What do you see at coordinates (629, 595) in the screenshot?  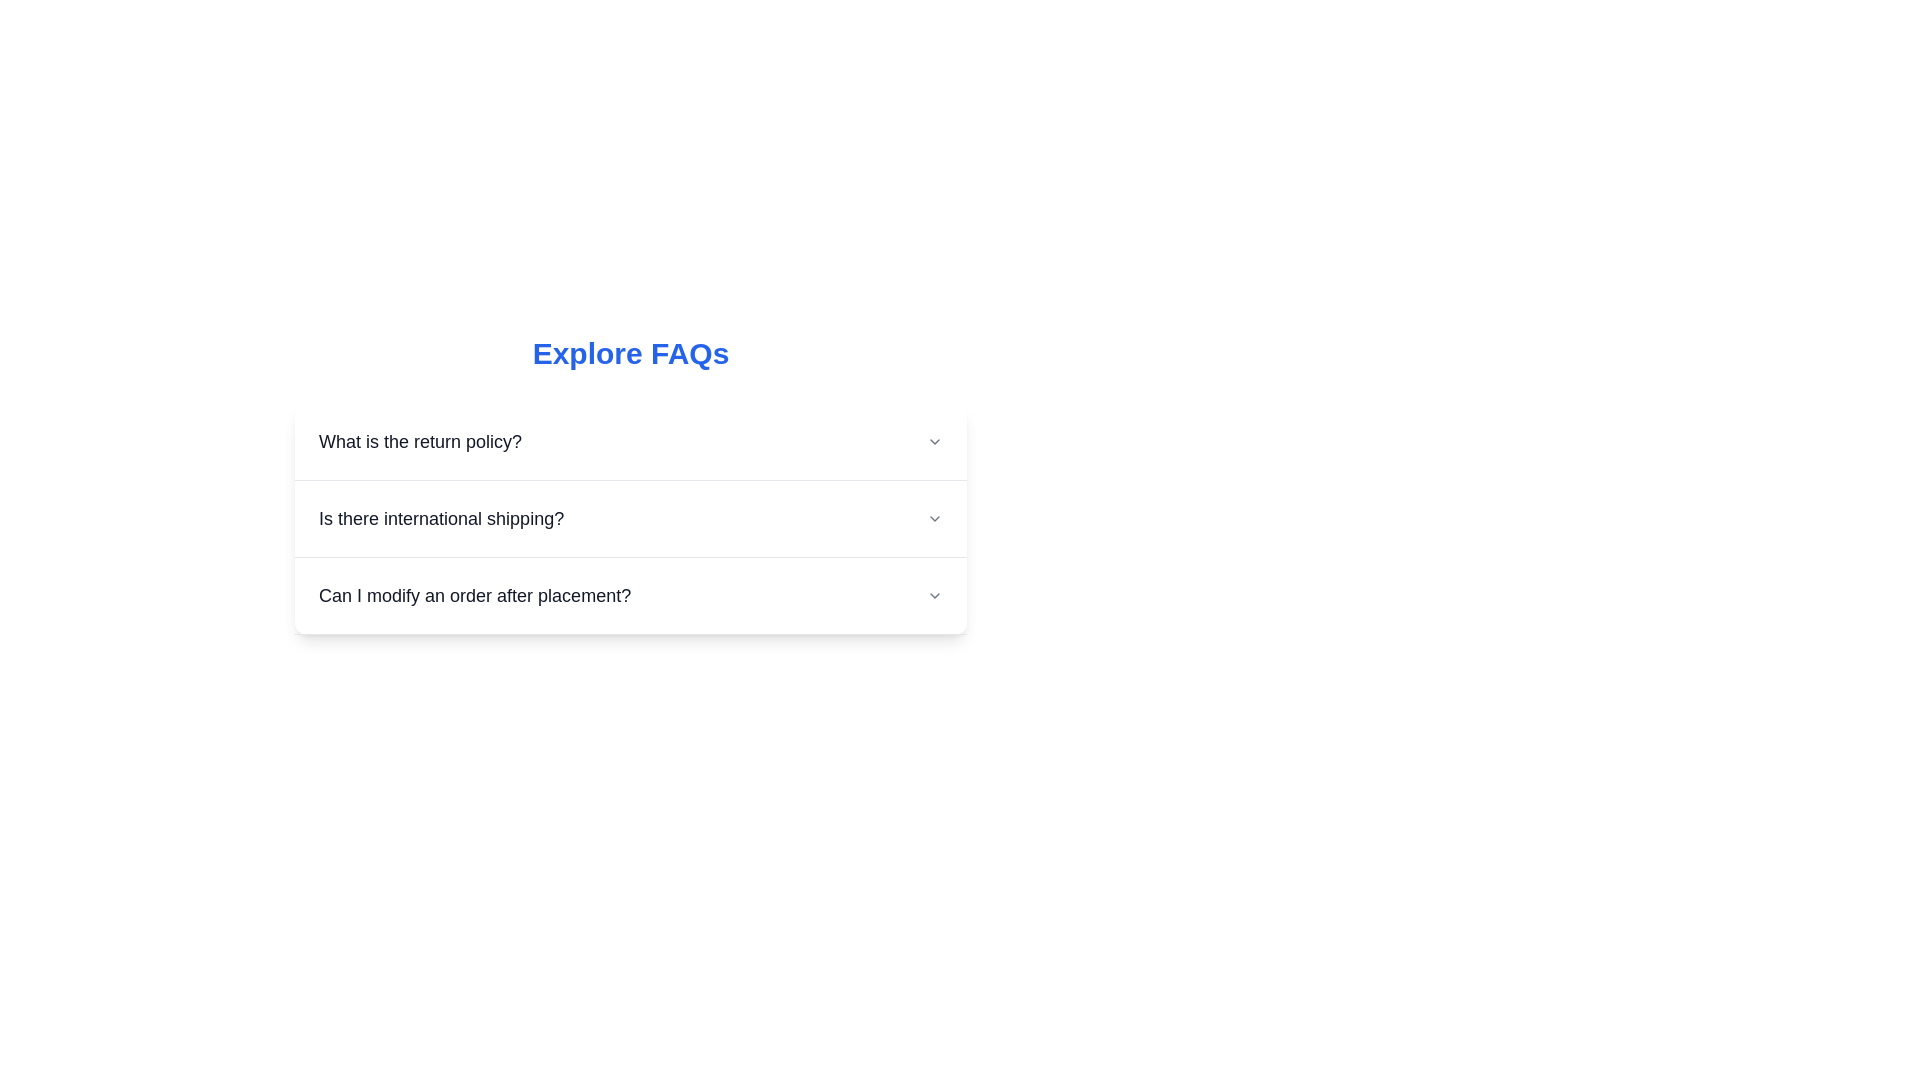 I see `to expand or collapse the FAQ entry titled 'Can I modify an order after placement?' located as the third entry in the FAQ list` at bounding box center [629, 595].